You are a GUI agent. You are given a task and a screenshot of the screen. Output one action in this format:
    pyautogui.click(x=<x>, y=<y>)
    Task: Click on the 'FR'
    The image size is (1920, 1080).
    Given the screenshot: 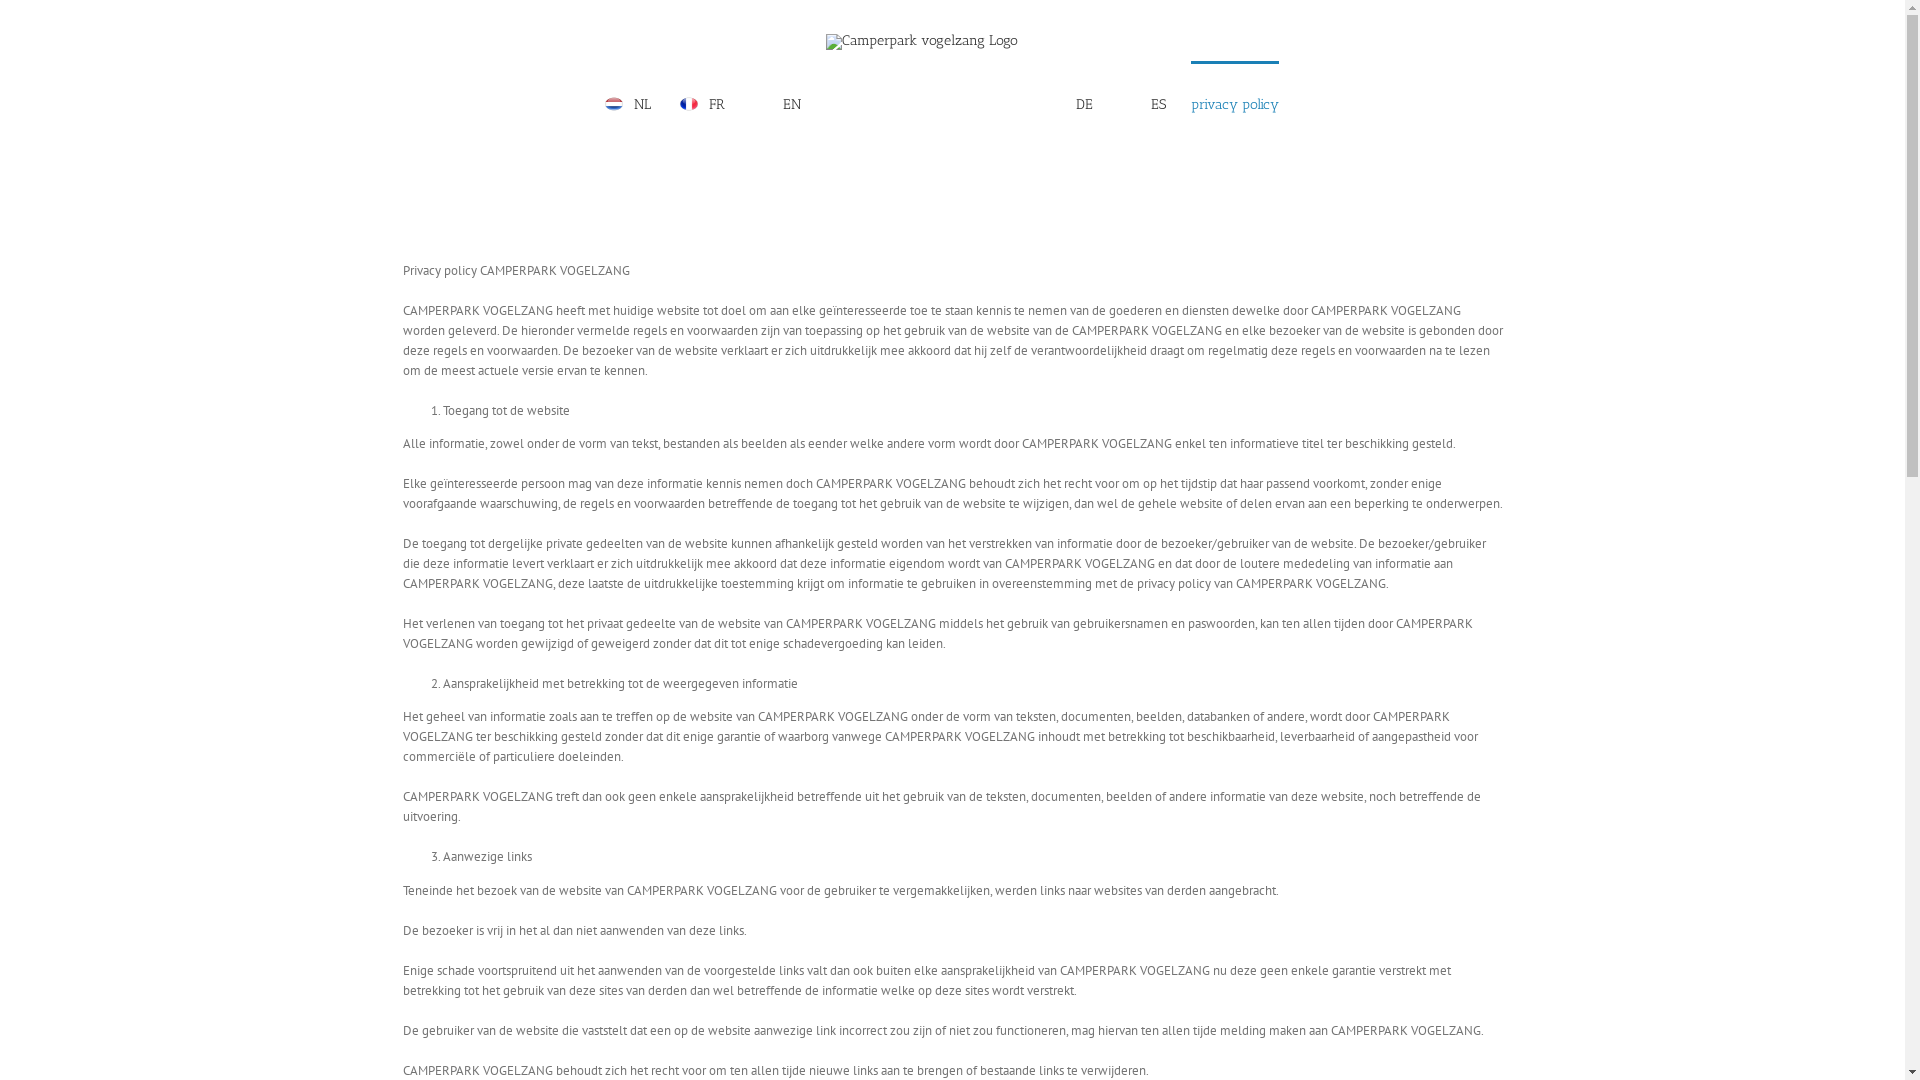 What is the action you would take?
    pyautogui.click(x=700, y=103)
    